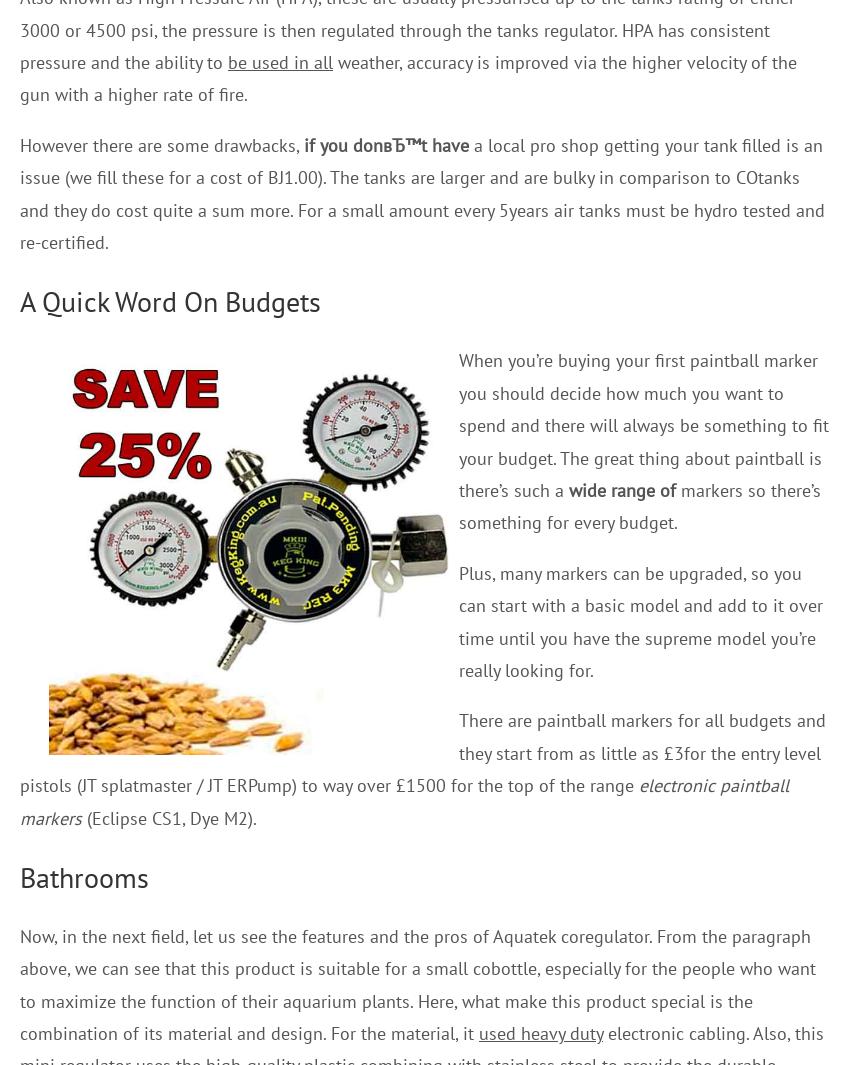 The height and width of the screenshot is (1065, 850). Describe the element at coordinates (170, 300) in the screenshot. I see `'A Quick Word On Budgets'` at that location.